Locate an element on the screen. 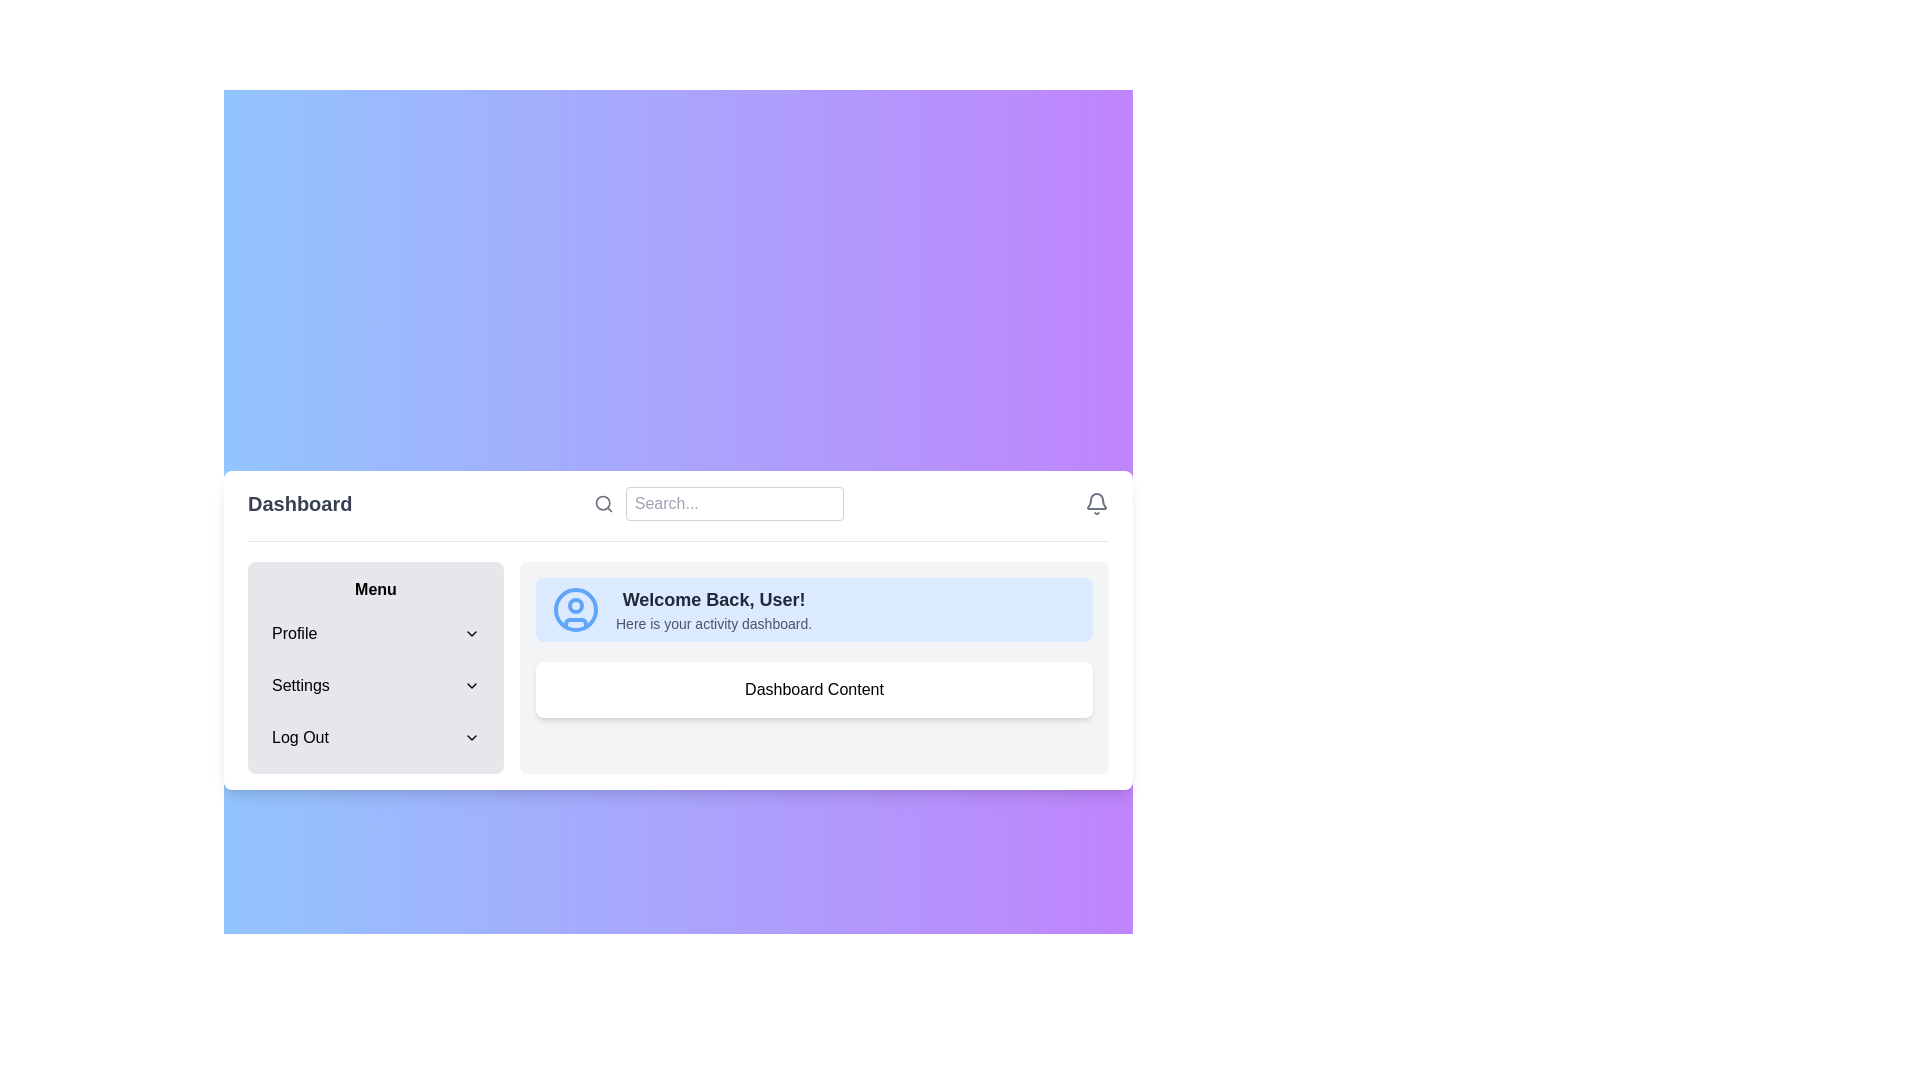 The image size is (1920, 1080). the downward-pointing triangular arrow icon located at the right edge of the 'Log Out' menu option is located at coordinates (470, 737).